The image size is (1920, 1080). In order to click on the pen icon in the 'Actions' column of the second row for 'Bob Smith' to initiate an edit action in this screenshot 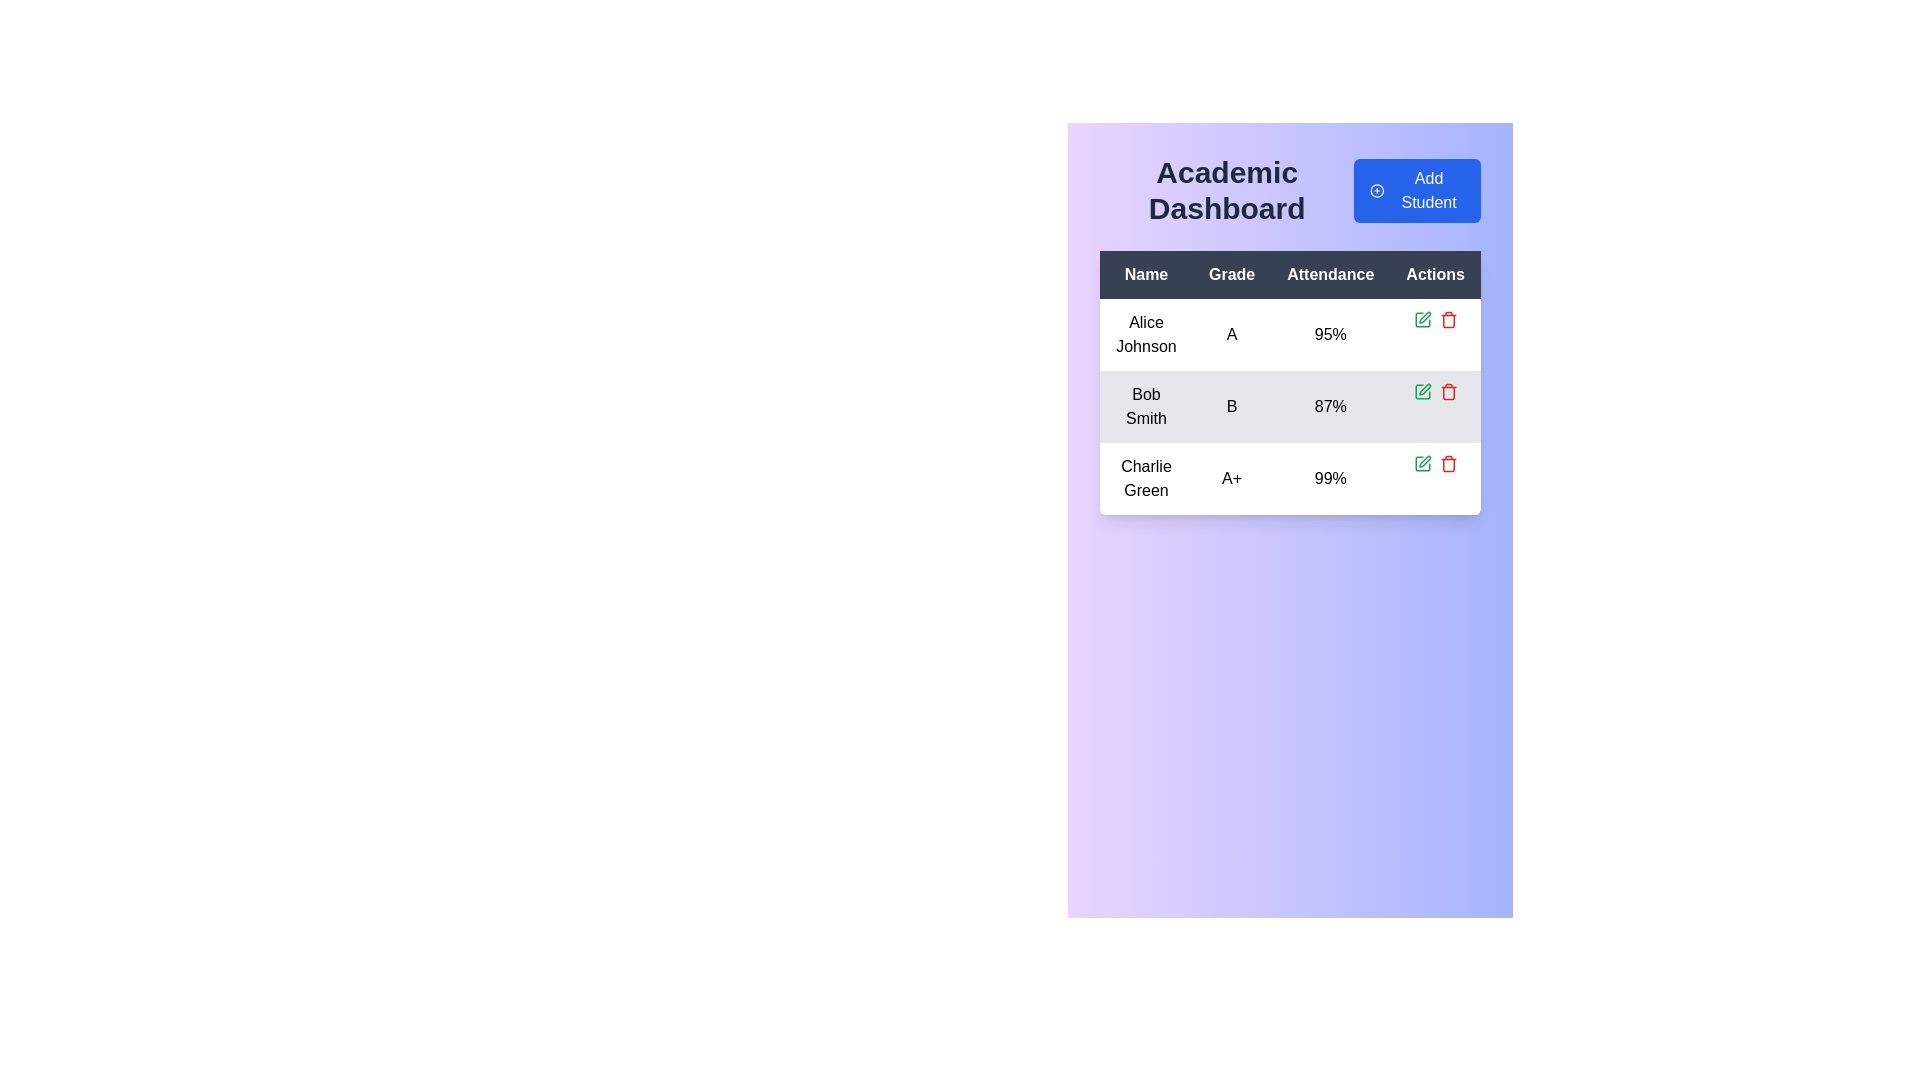, I will do `click(1421, 392)`.